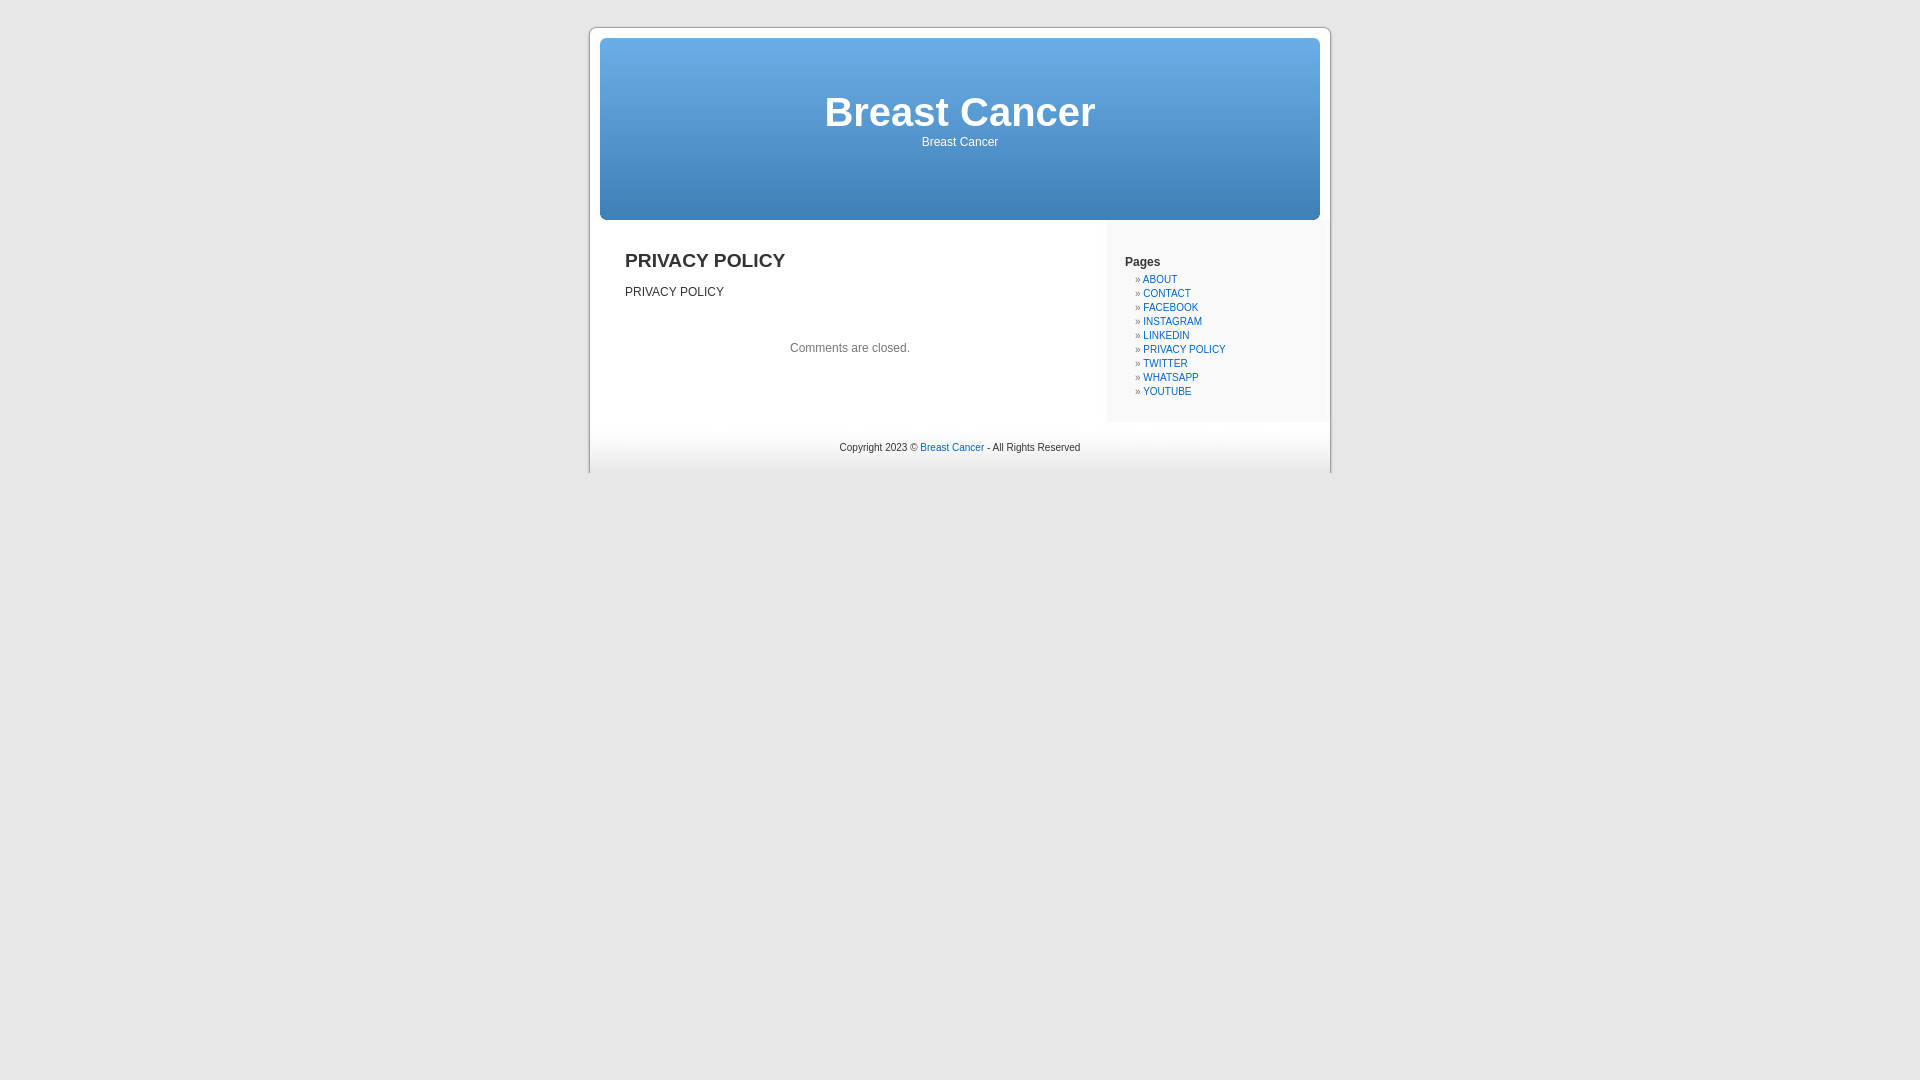  What do you see at coordinates (950, 446) in the screenshot?
I see `'Breast Cancer'` at bounding box center [950, 446].